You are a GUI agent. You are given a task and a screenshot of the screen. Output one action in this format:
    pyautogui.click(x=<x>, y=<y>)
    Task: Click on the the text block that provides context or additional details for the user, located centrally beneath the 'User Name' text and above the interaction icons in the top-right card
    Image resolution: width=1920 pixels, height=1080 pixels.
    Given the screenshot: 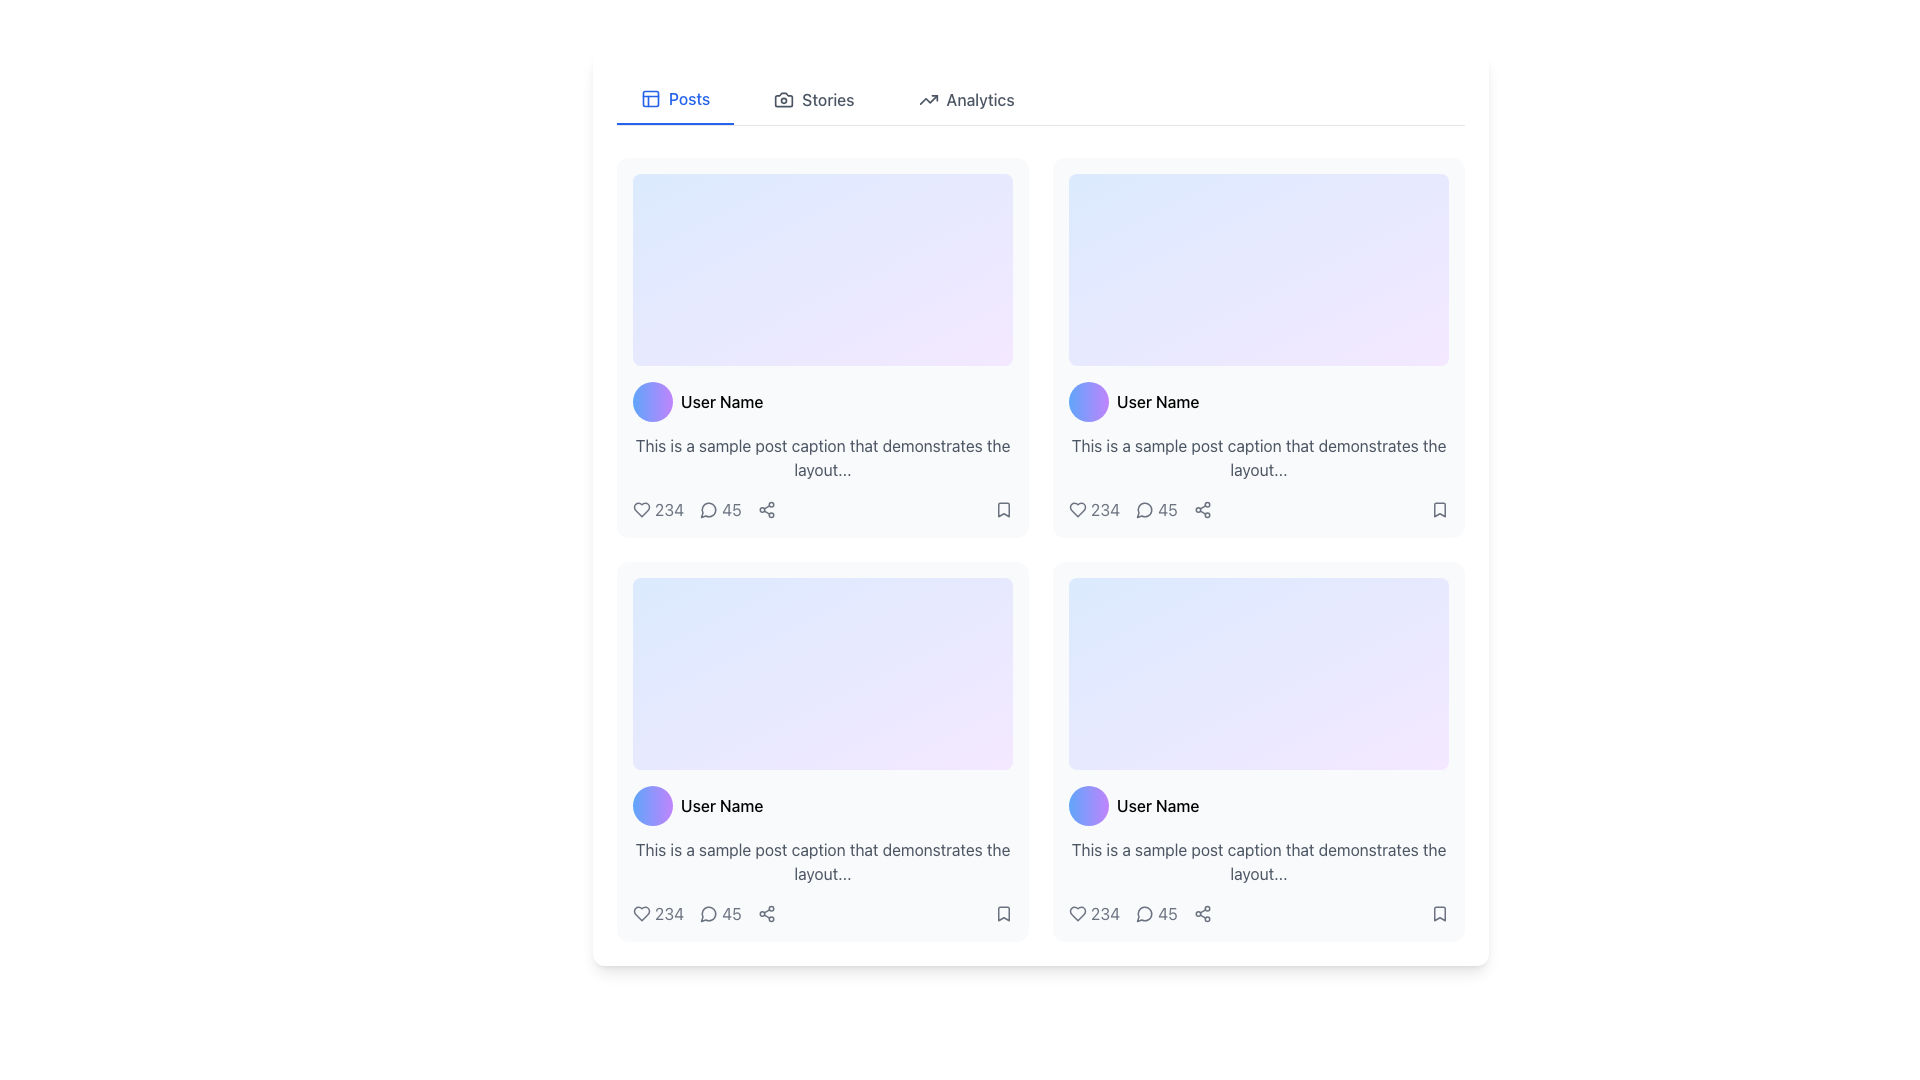 What is the action you would take?
    pyautogui.click(x=1257, y=458)
    